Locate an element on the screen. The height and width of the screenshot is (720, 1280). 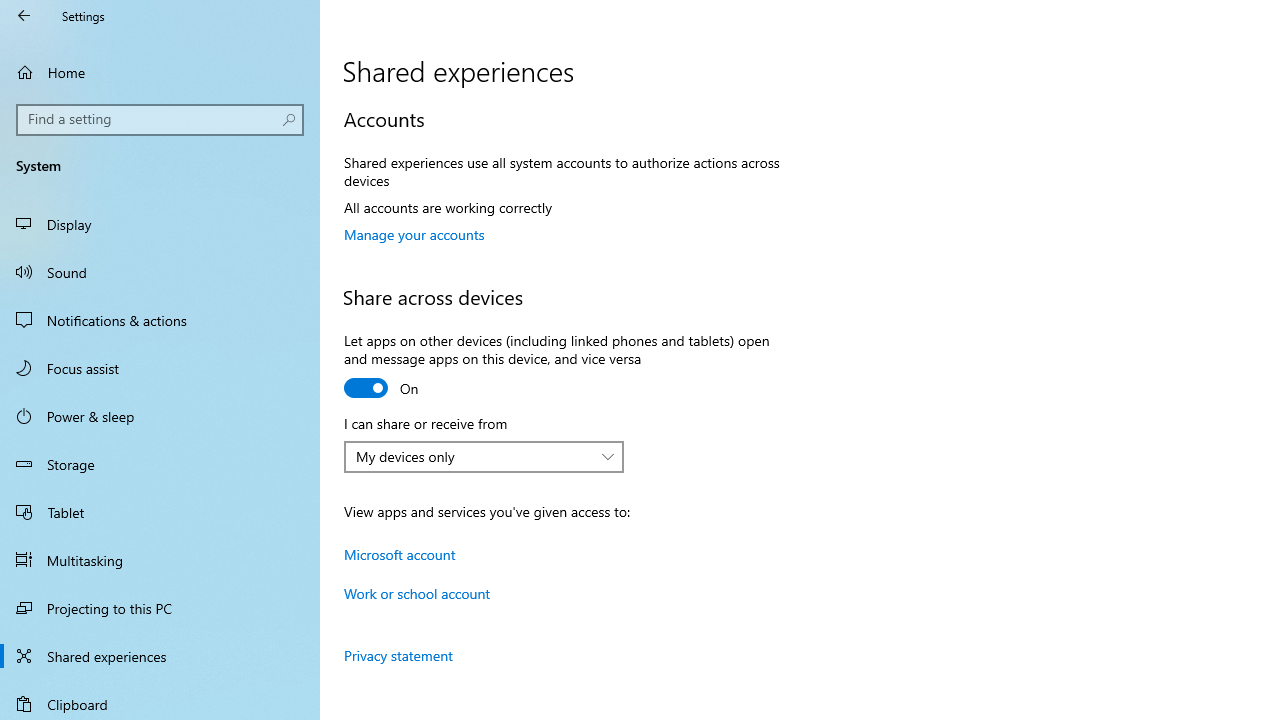
'Focus assist' is located at coordinates (160, 367).